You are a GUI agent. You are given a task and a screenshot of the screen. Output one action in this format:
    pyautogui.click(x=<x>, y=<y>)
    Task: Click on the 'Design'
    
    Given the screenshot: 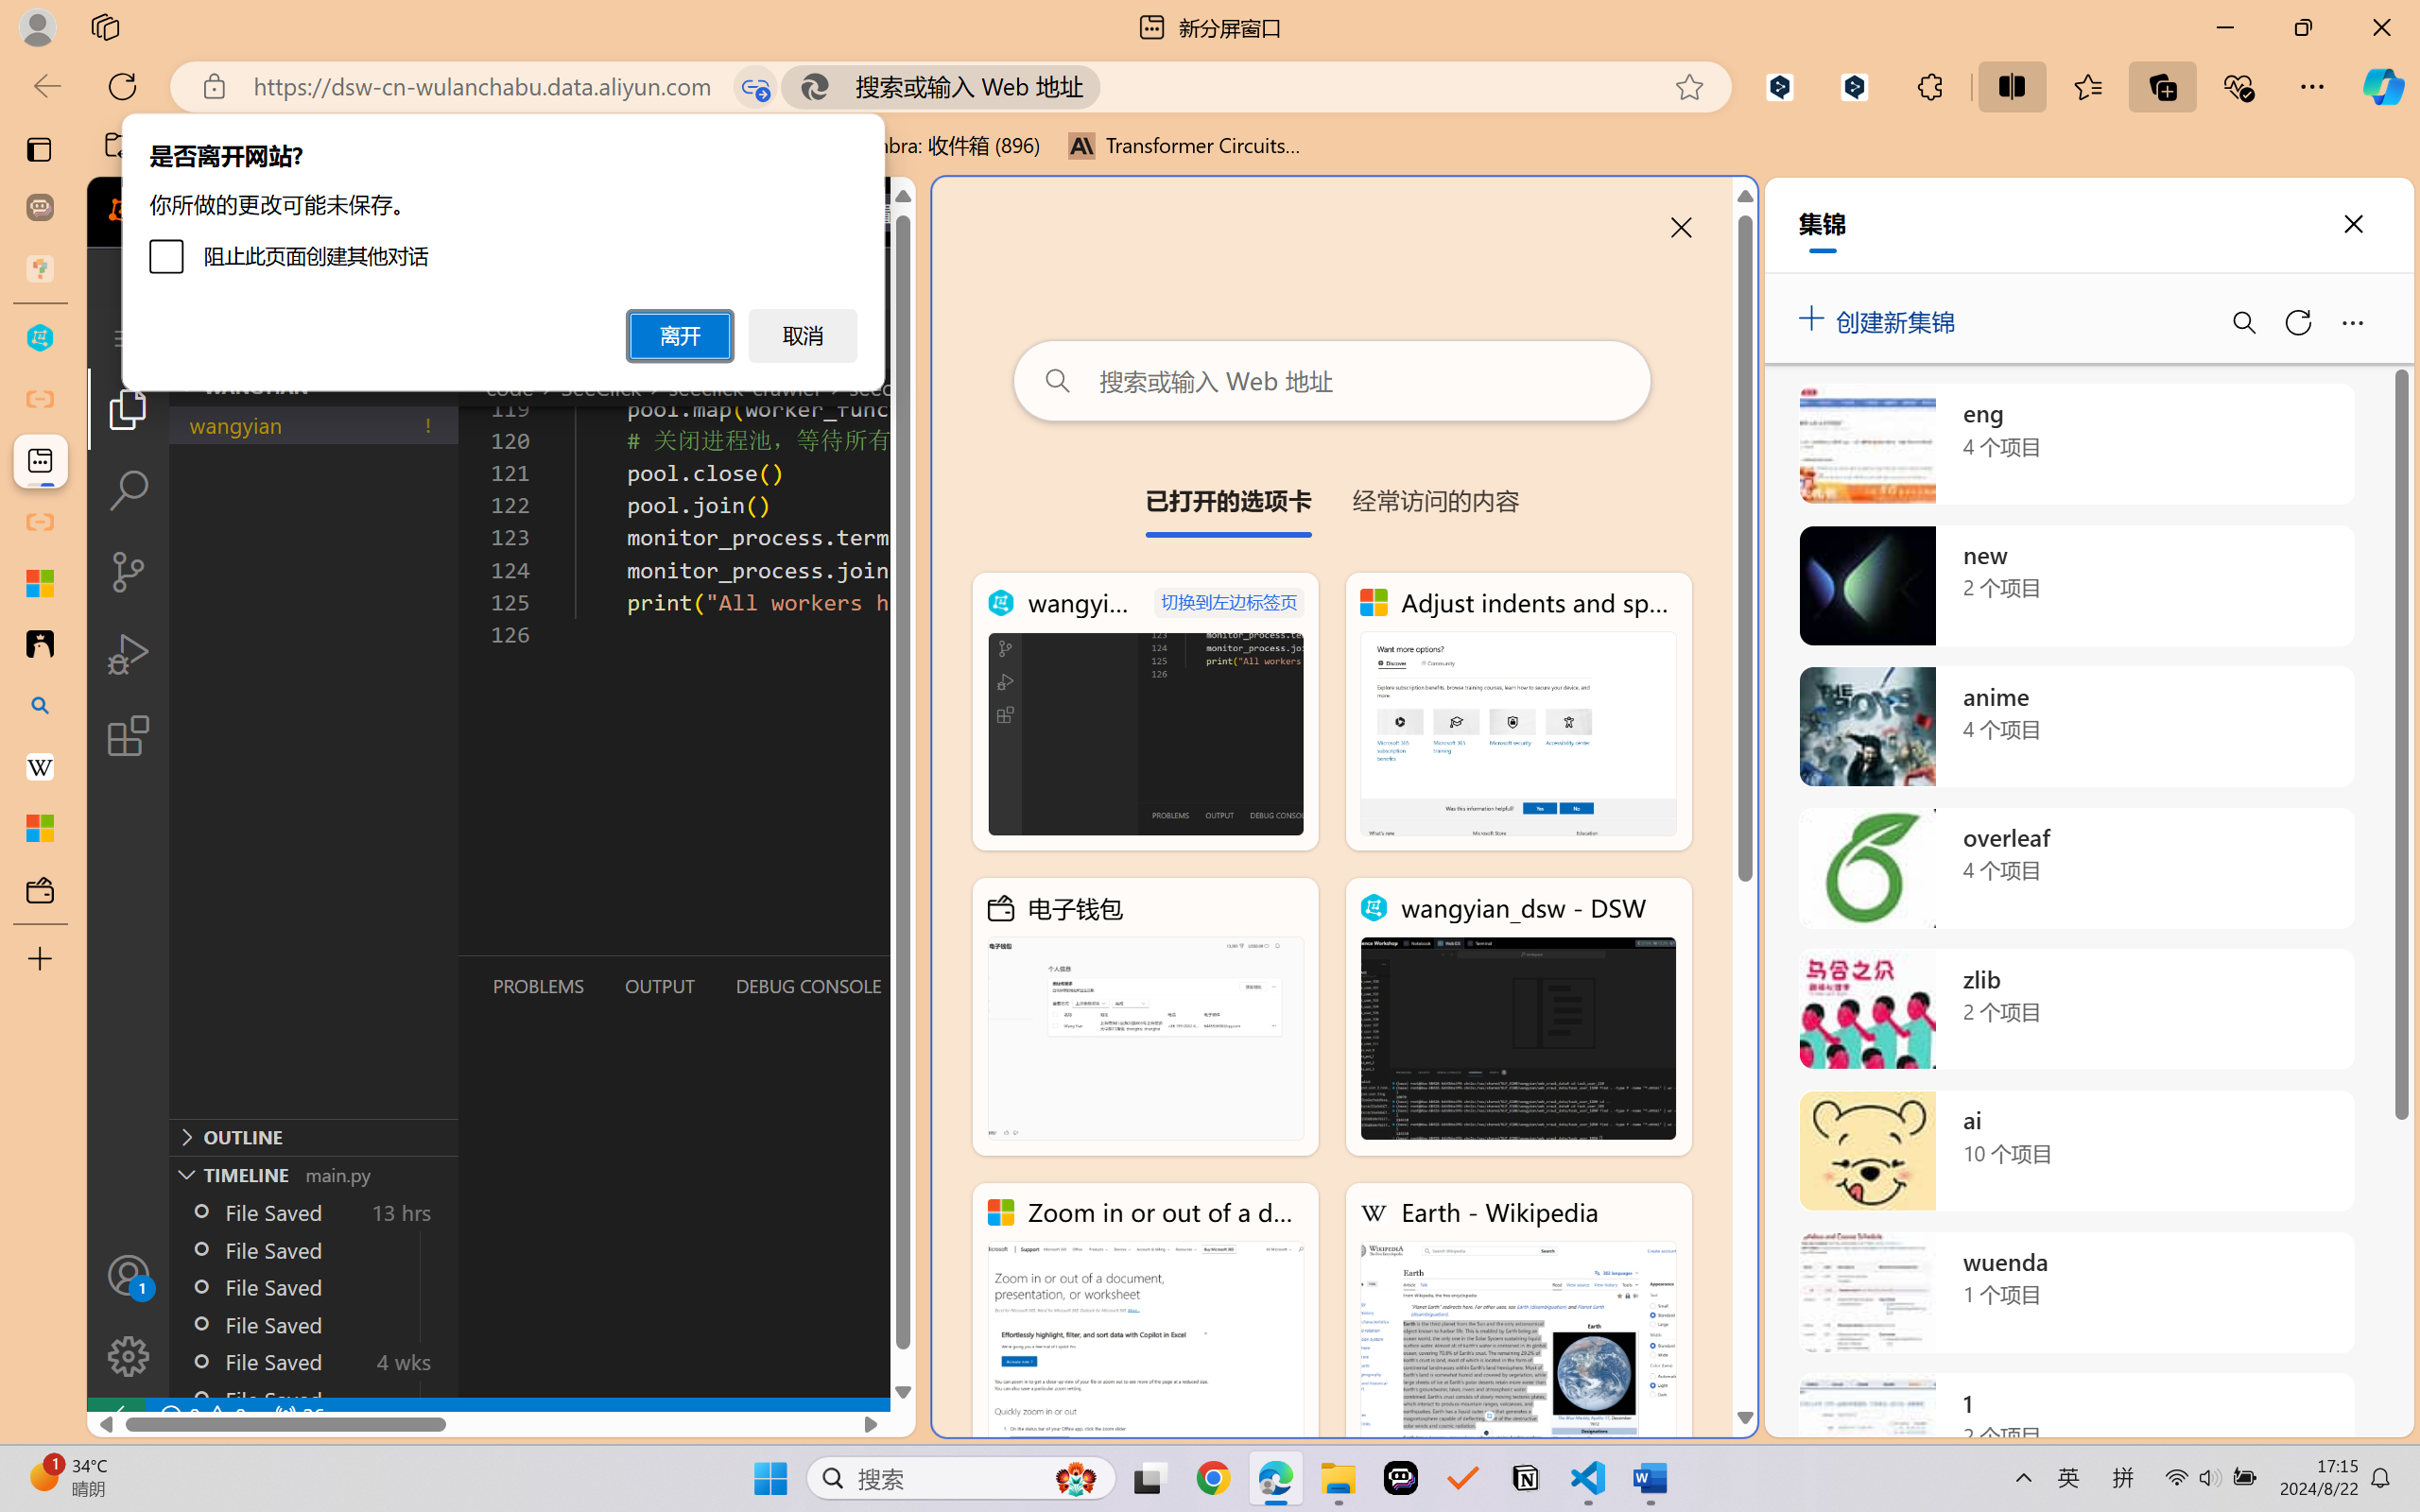 What is the action you would take?
    pyautogui.click(x=202, y=51)
    